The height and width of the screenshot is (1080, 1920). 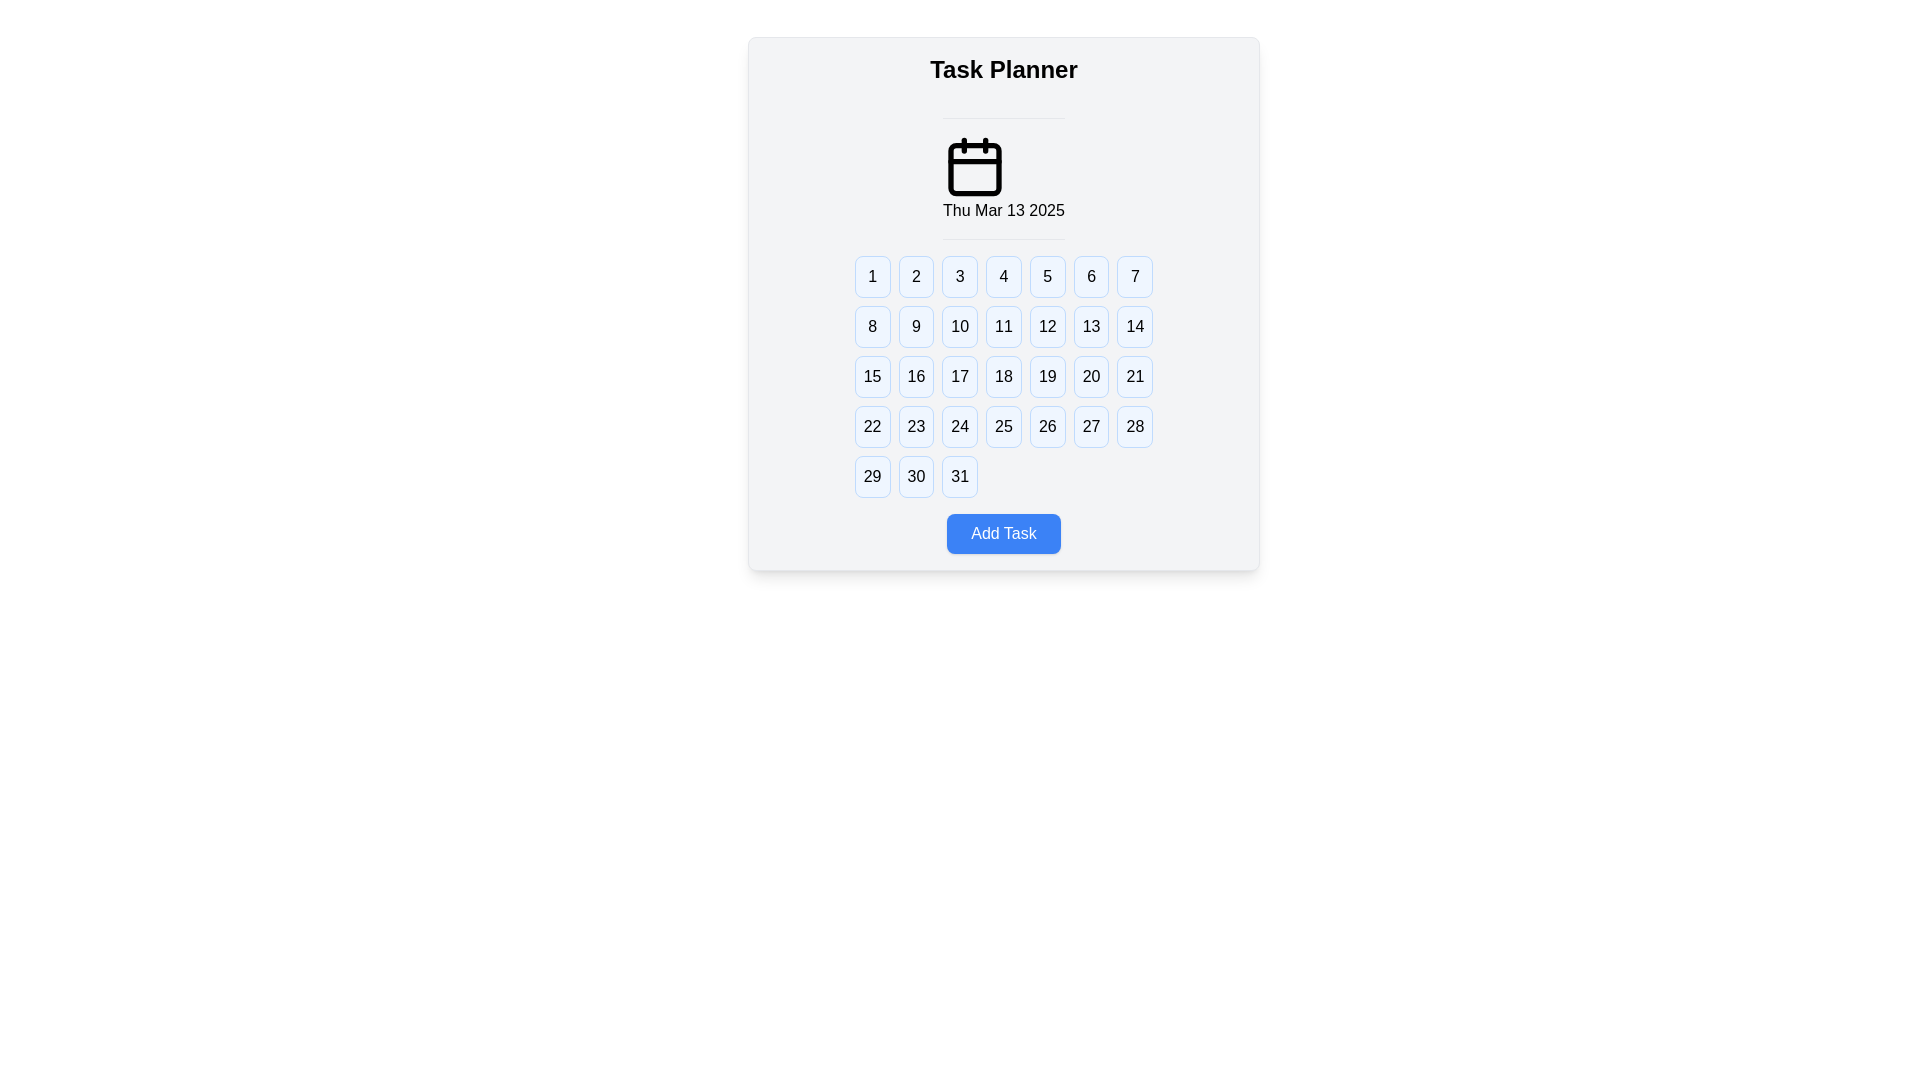 I want to click on the first selectable calendar date element located in the first row and first column of the grid, so click(x=872, y=277).